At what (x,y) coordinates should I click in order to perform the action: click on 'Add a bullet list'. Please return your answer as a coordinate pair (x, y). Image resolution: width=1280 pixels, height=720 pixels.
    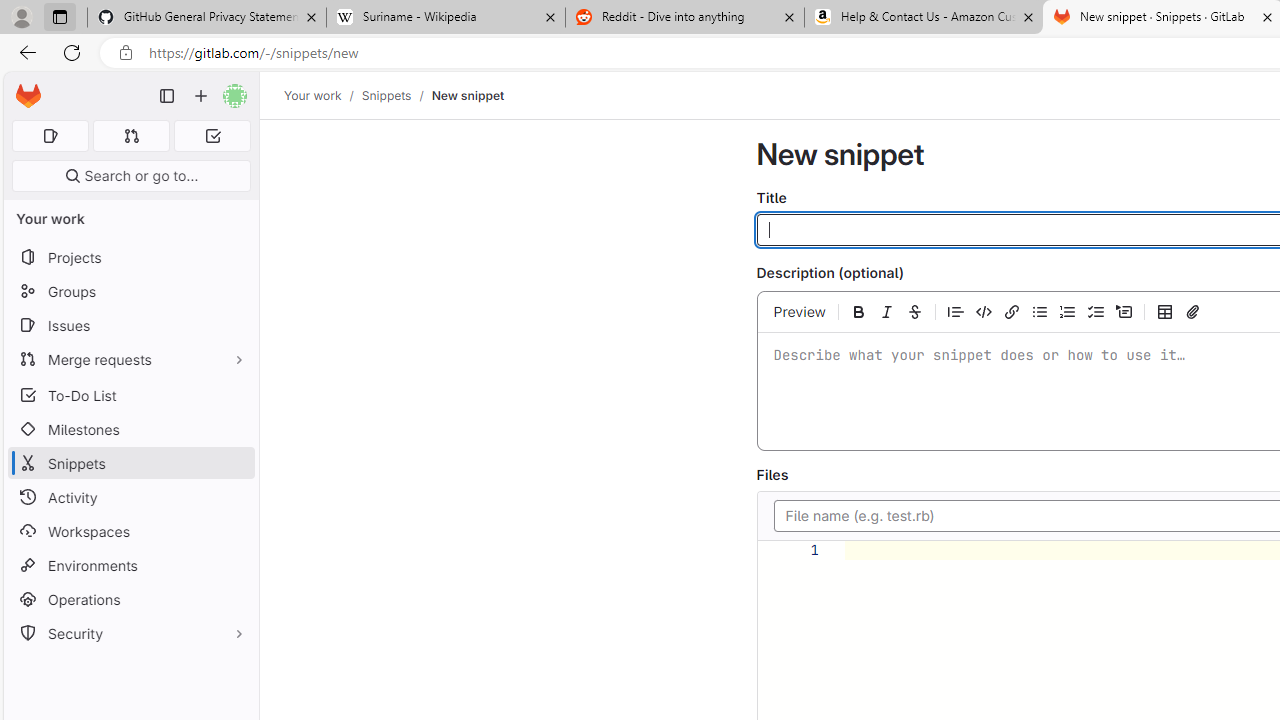
    Looking at the image, I should click on (1040, 311).